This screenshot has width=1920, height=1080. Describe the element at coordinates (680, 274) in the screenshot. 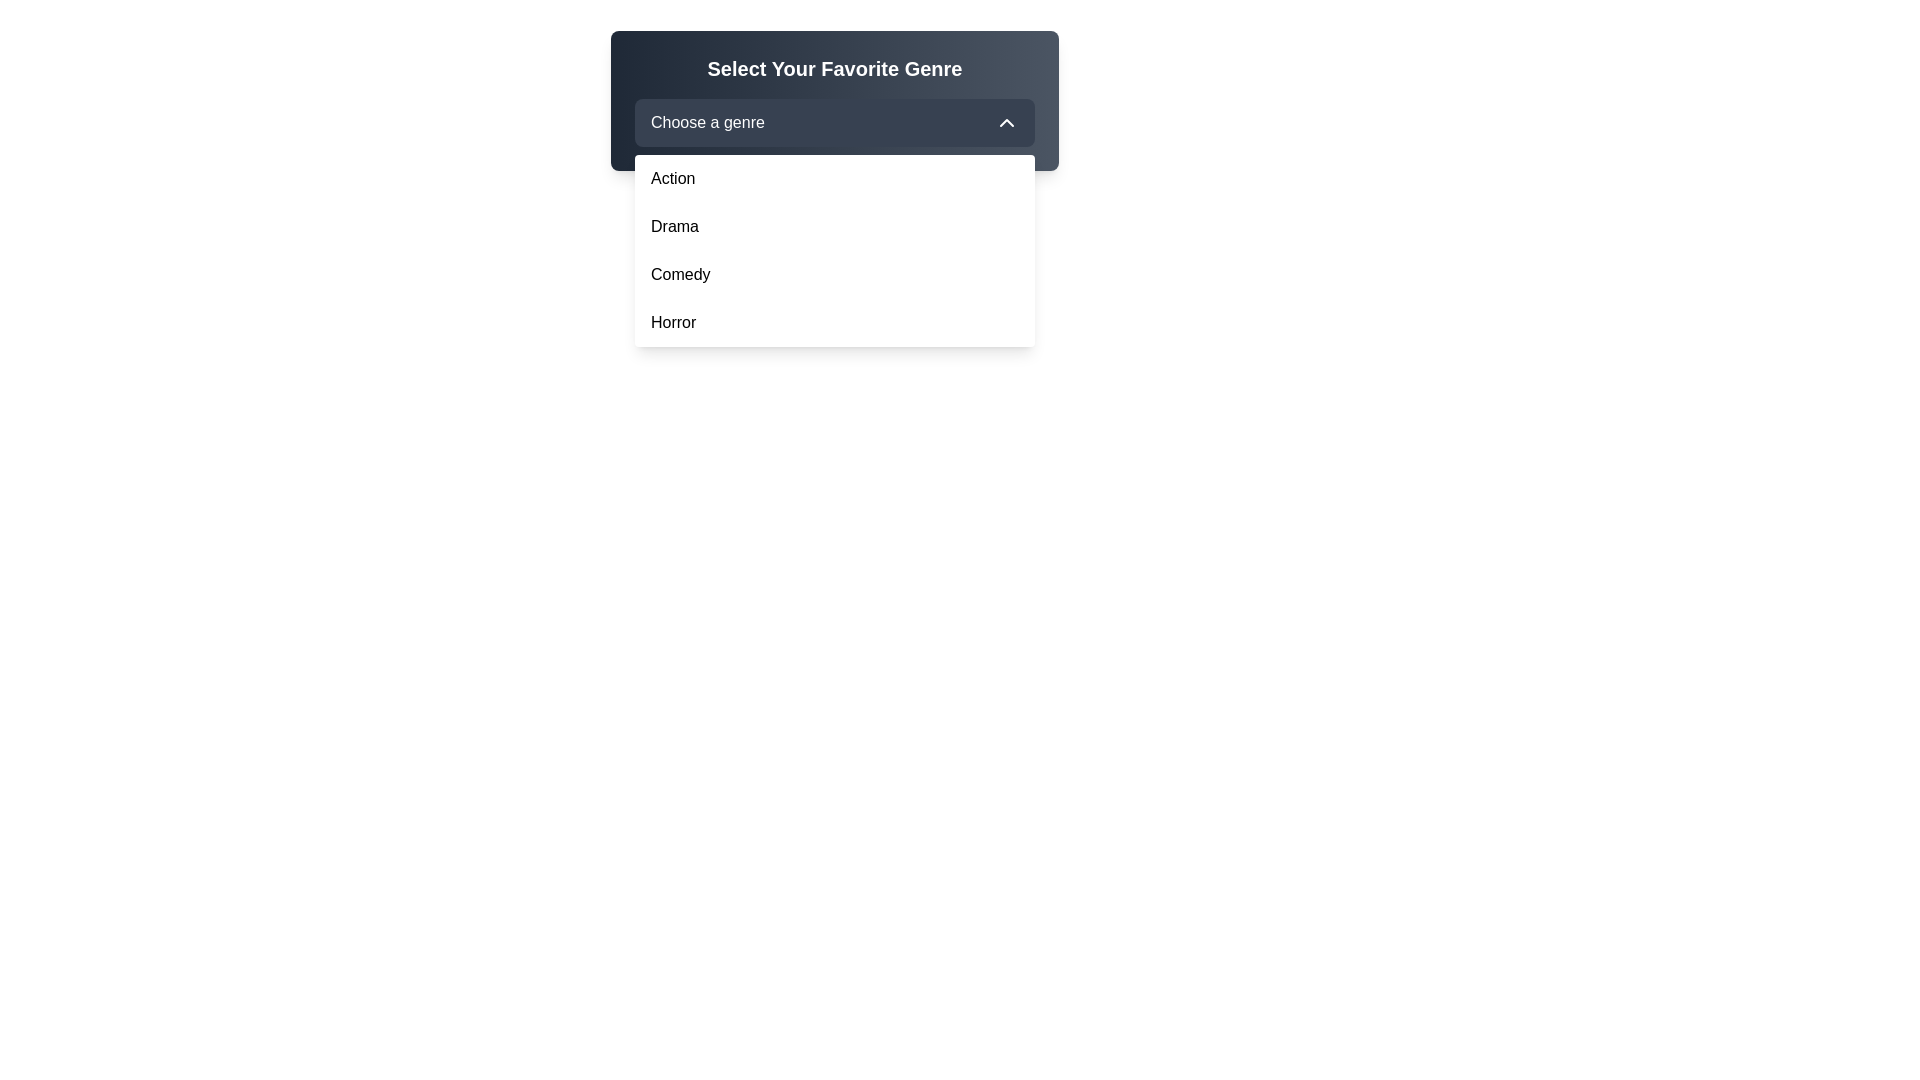

I see `the text label displaying 'Comedy'` at that location.